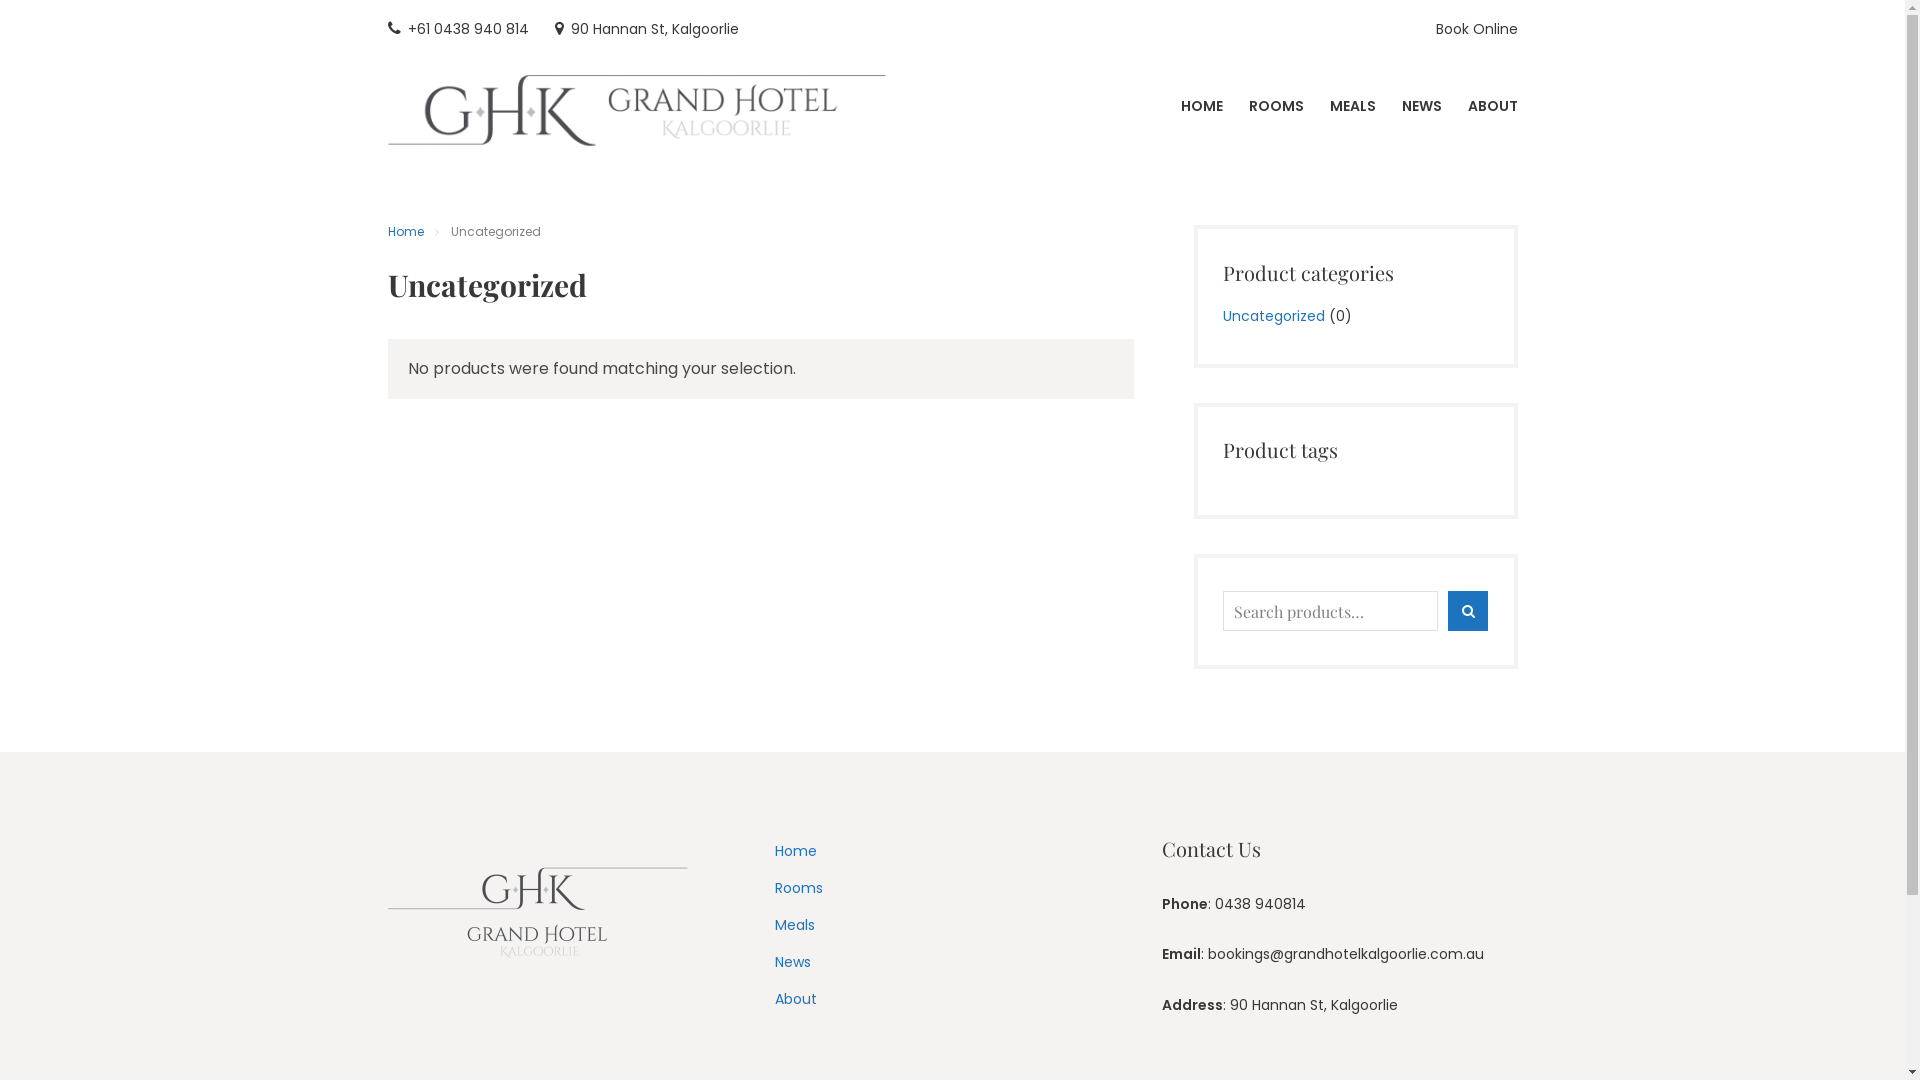 This screenshot has height=1080, width=1920. Describe the element at coordinates (1274, 106) in the screenshot. I see `'ROOMS'` at that location.